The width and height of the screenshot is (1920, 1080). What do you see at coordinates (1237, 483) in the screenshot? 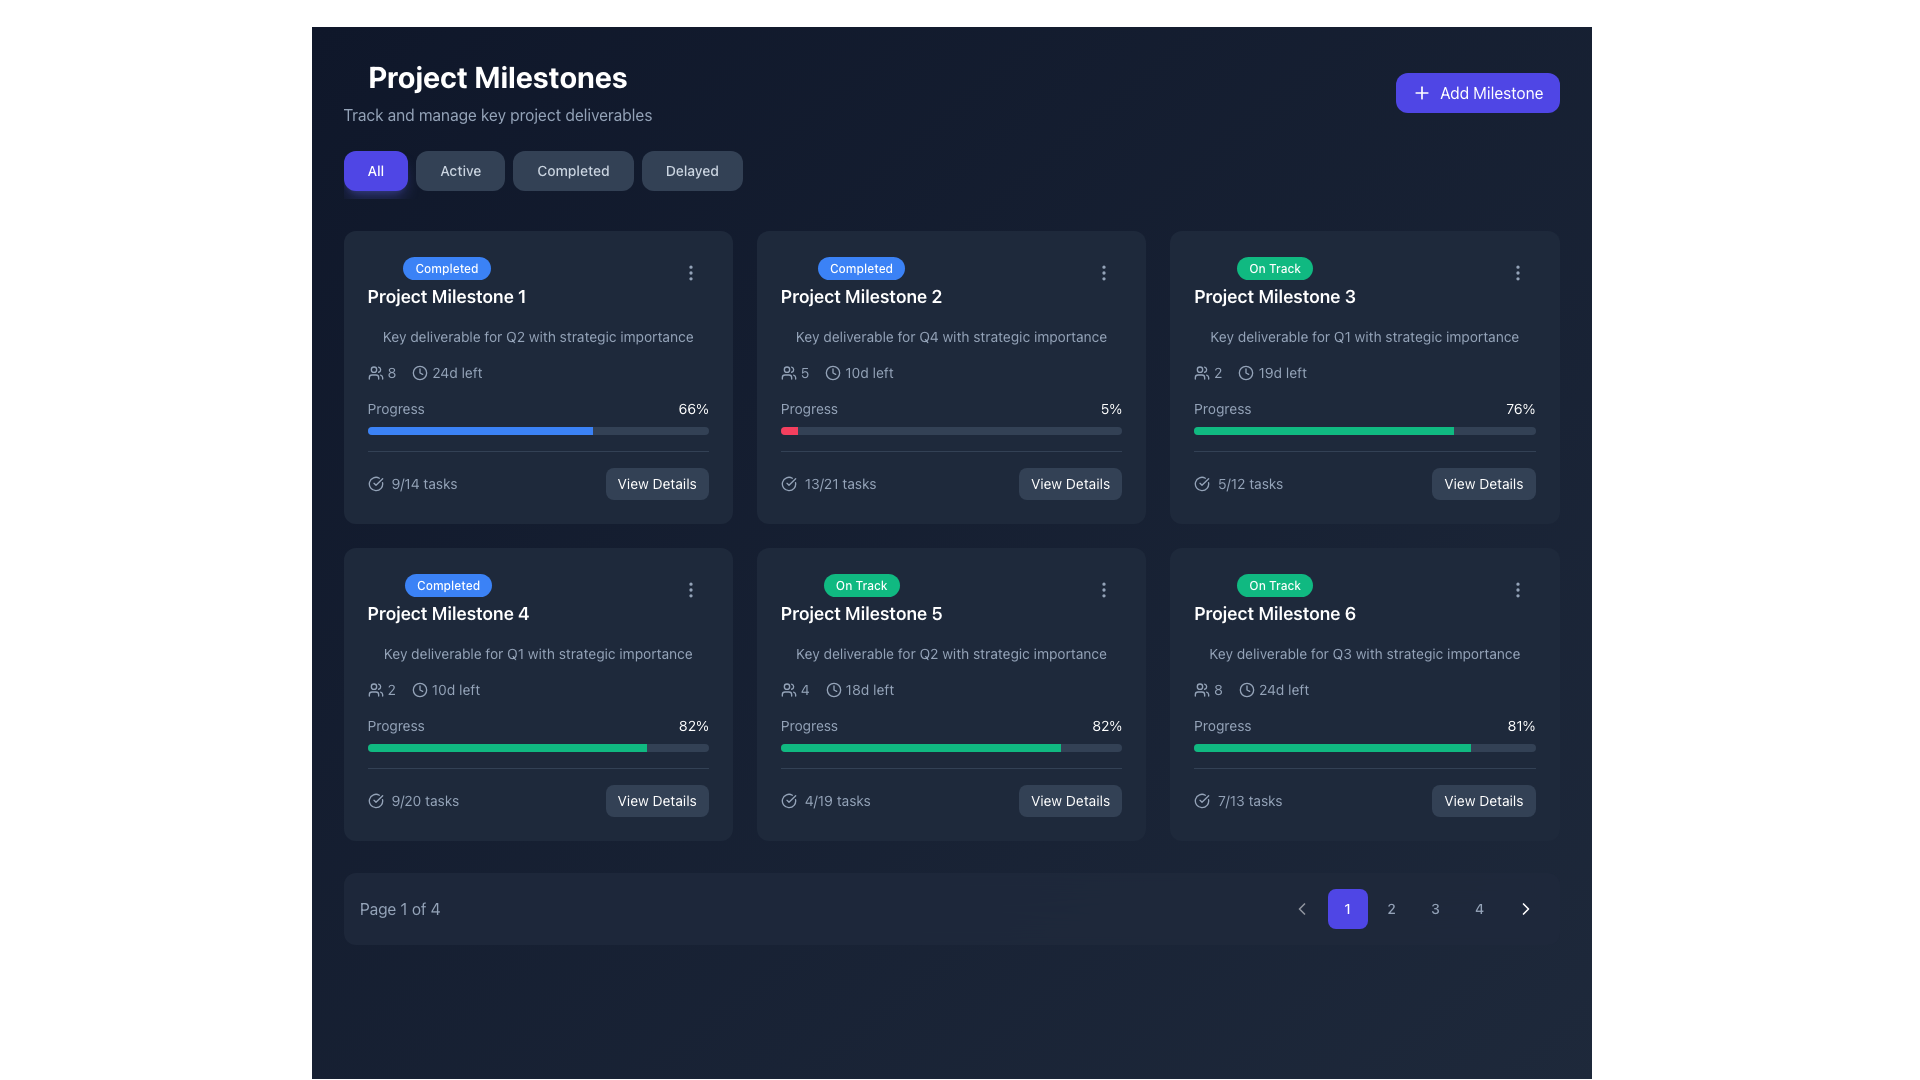
I see `the text label displaying '5/12 tasks.' with the checkmark icon located in the bottom-left section of the 'Project Milestone 3' card` at bounding box center [1237, 483].